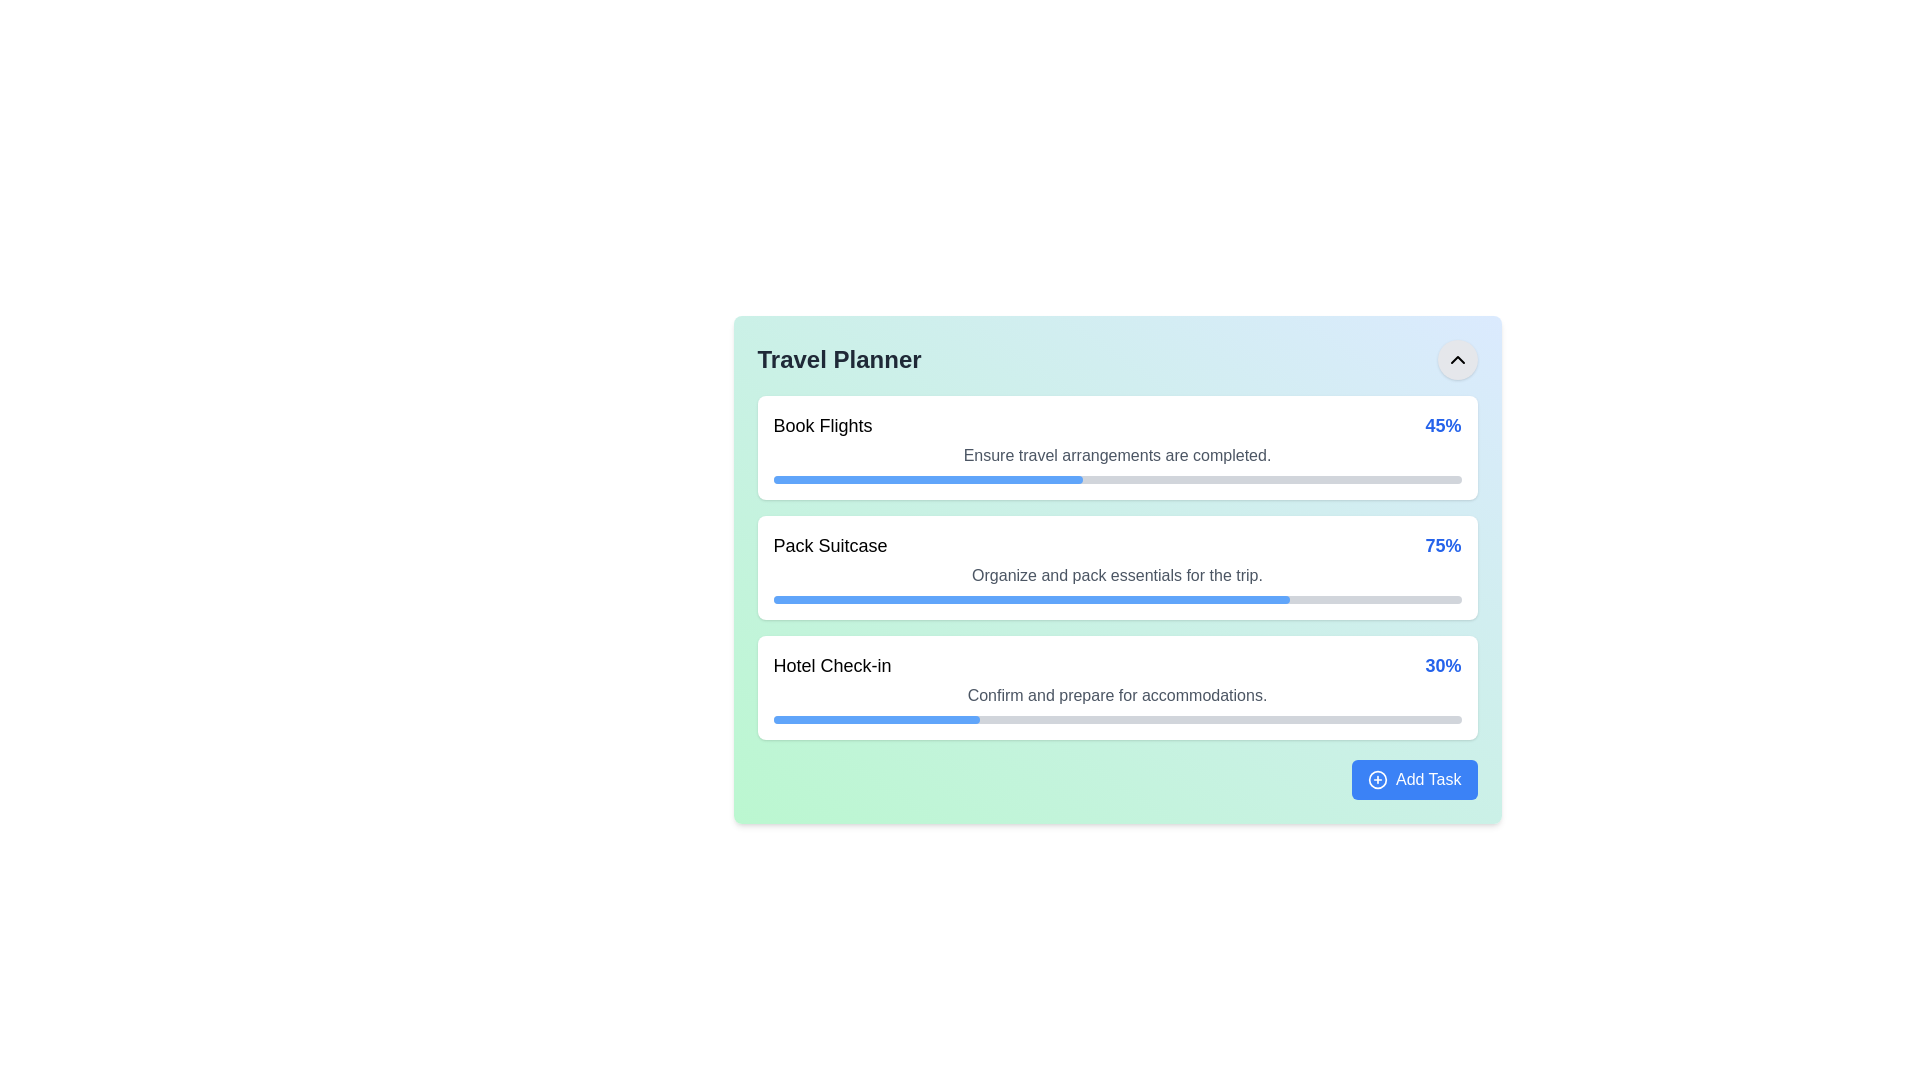 Image resolution: width=1920 pixels, height=1080 pixels. Describe the element at coordinates (1443, 424) in the screenshot. I see `the Text Label displaying '45%' in bold blue font, positioned to the right of 'Book Flights'` at that location.